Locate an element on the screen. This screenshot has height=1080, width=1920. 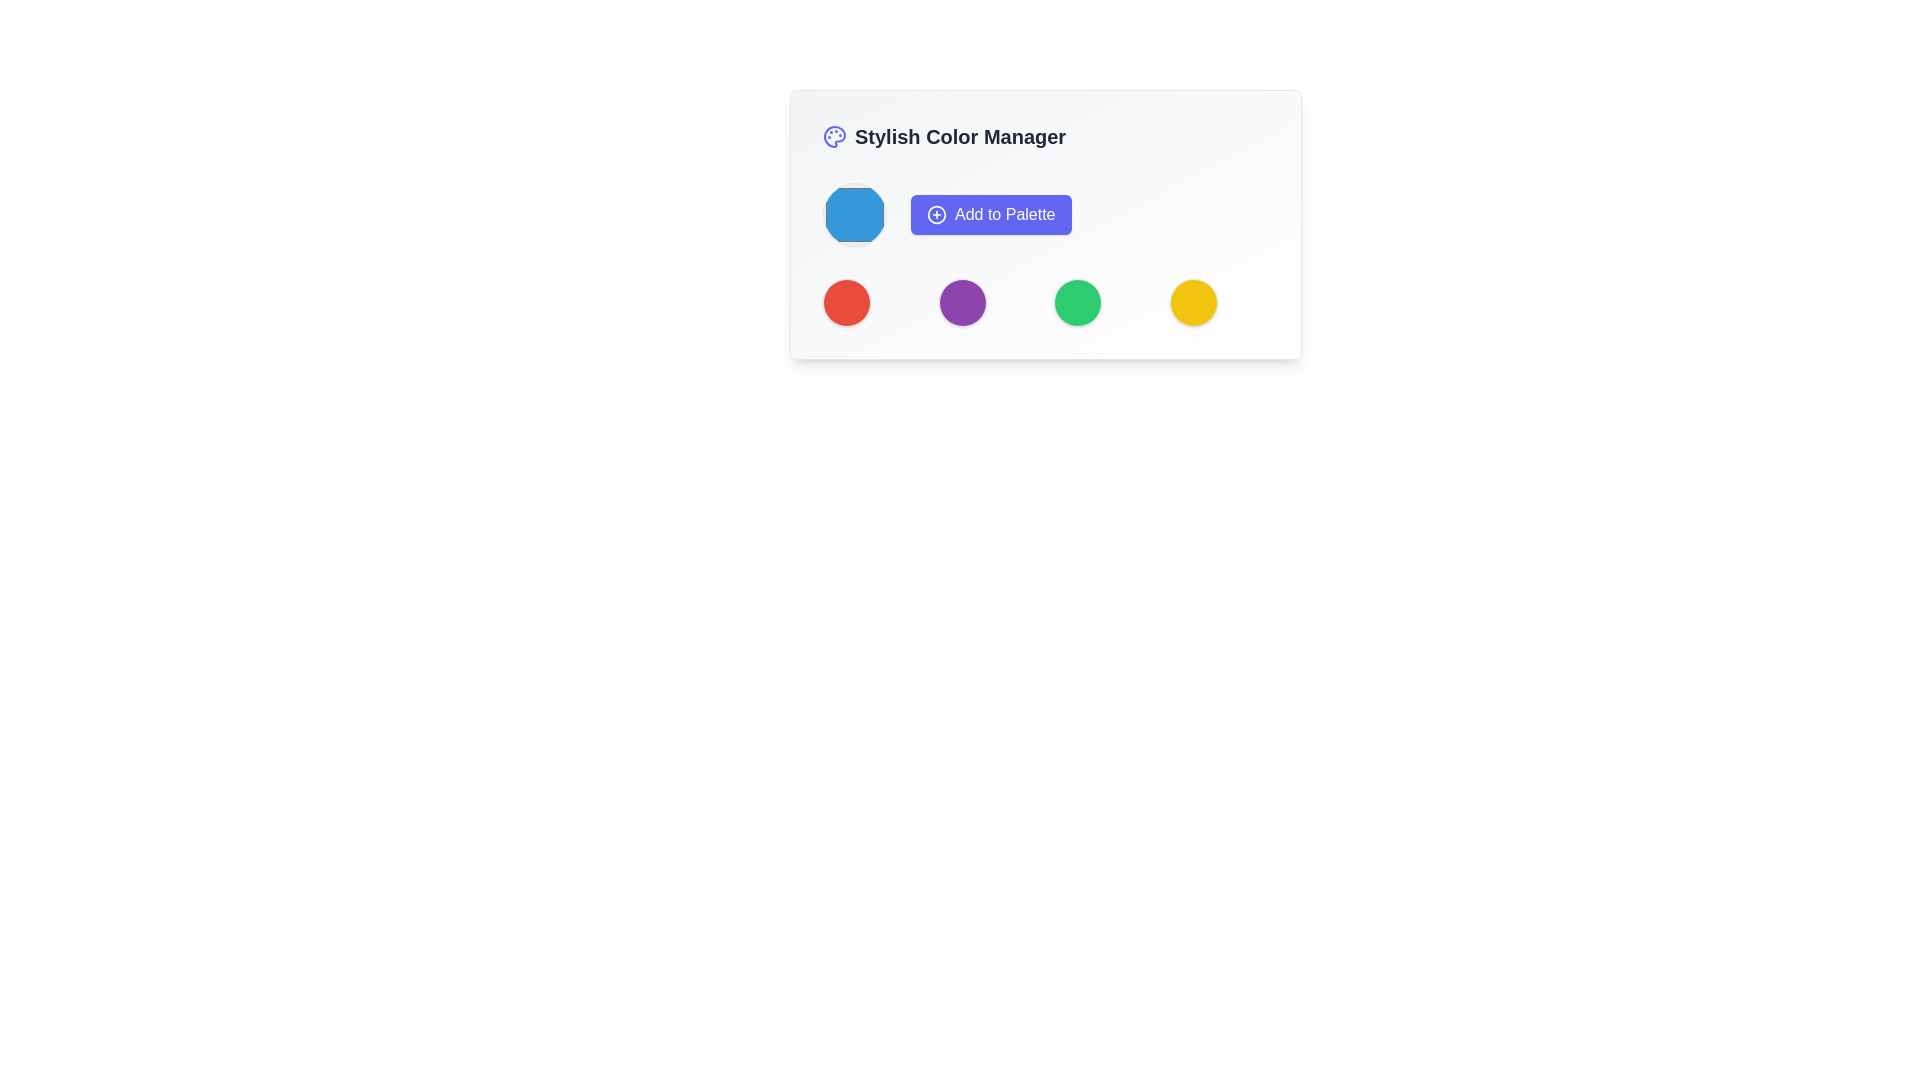
the red circular button located at the top right corner of the application interface is located at coordinates (846, 303).